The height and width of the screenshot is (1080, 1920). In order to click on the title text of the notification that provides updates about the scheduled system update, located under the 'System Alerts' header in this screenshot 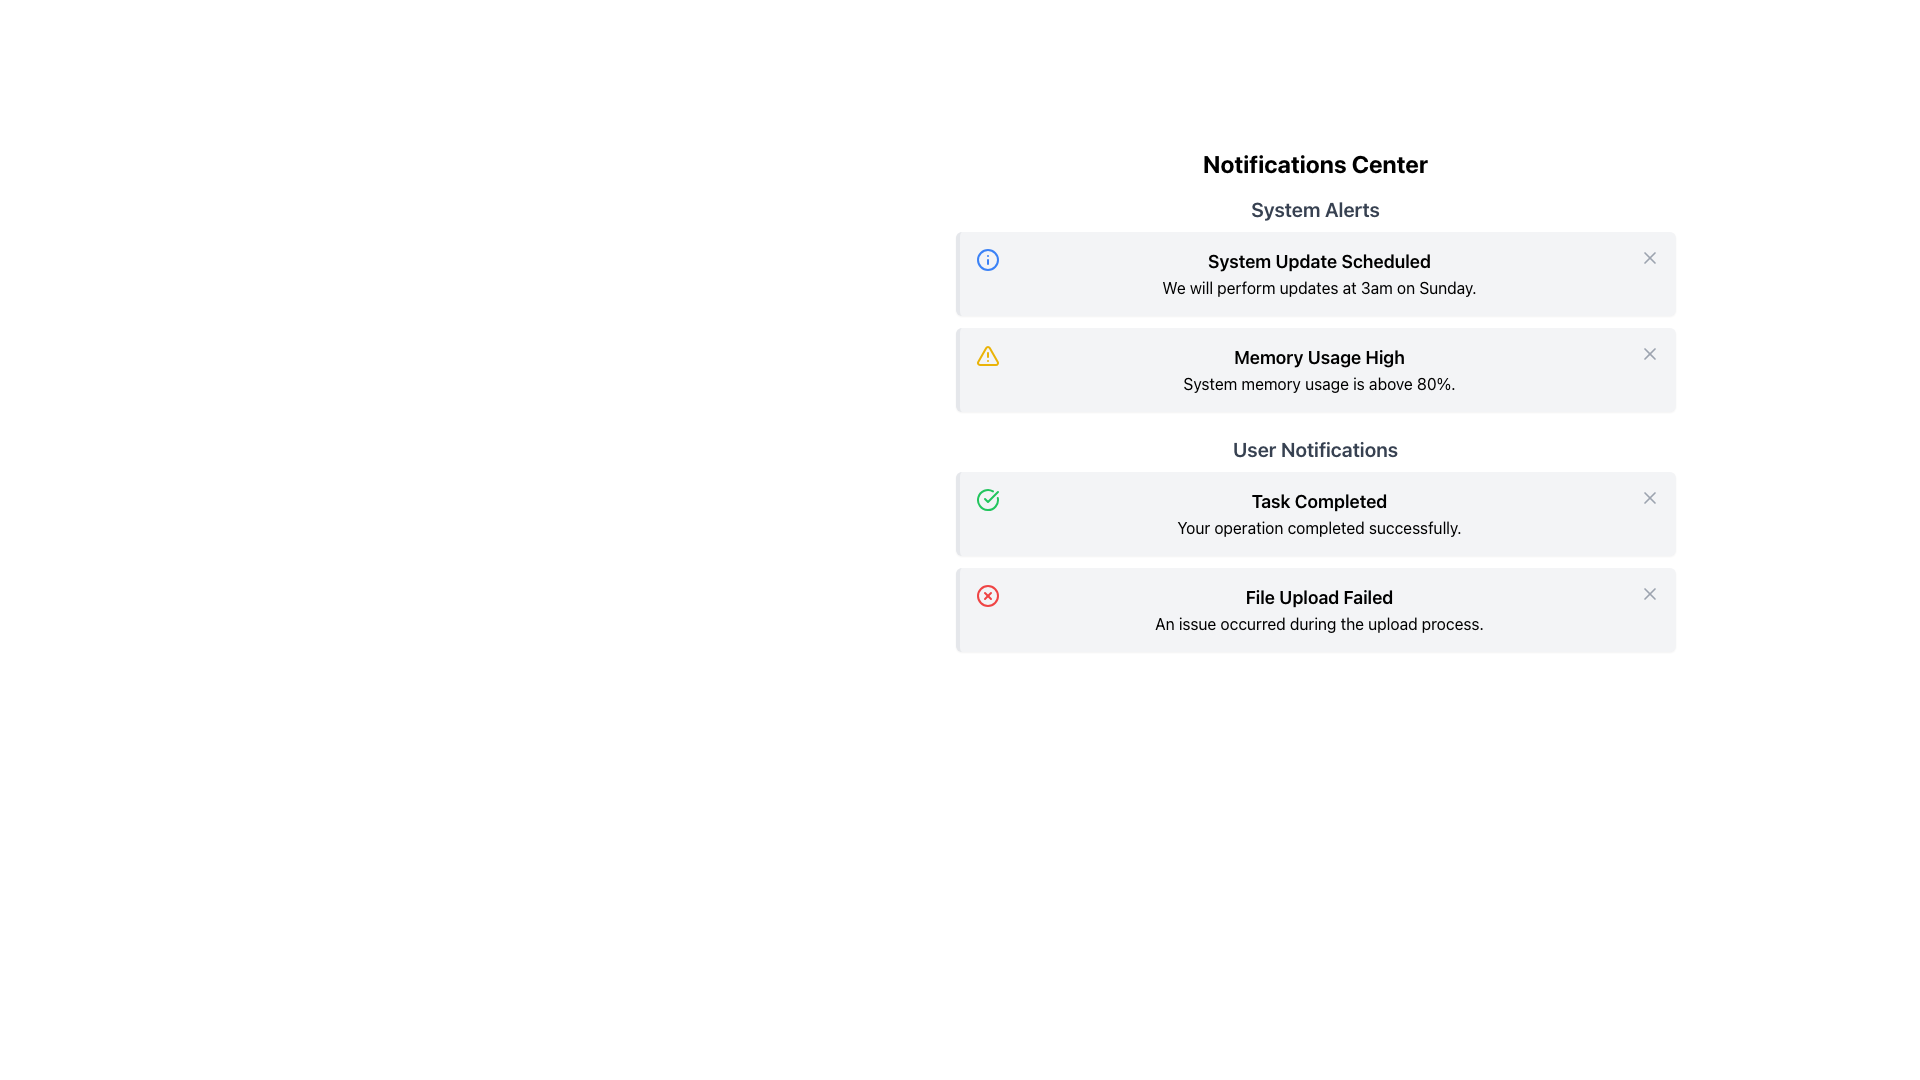, I will do `click(1319, 261)`.